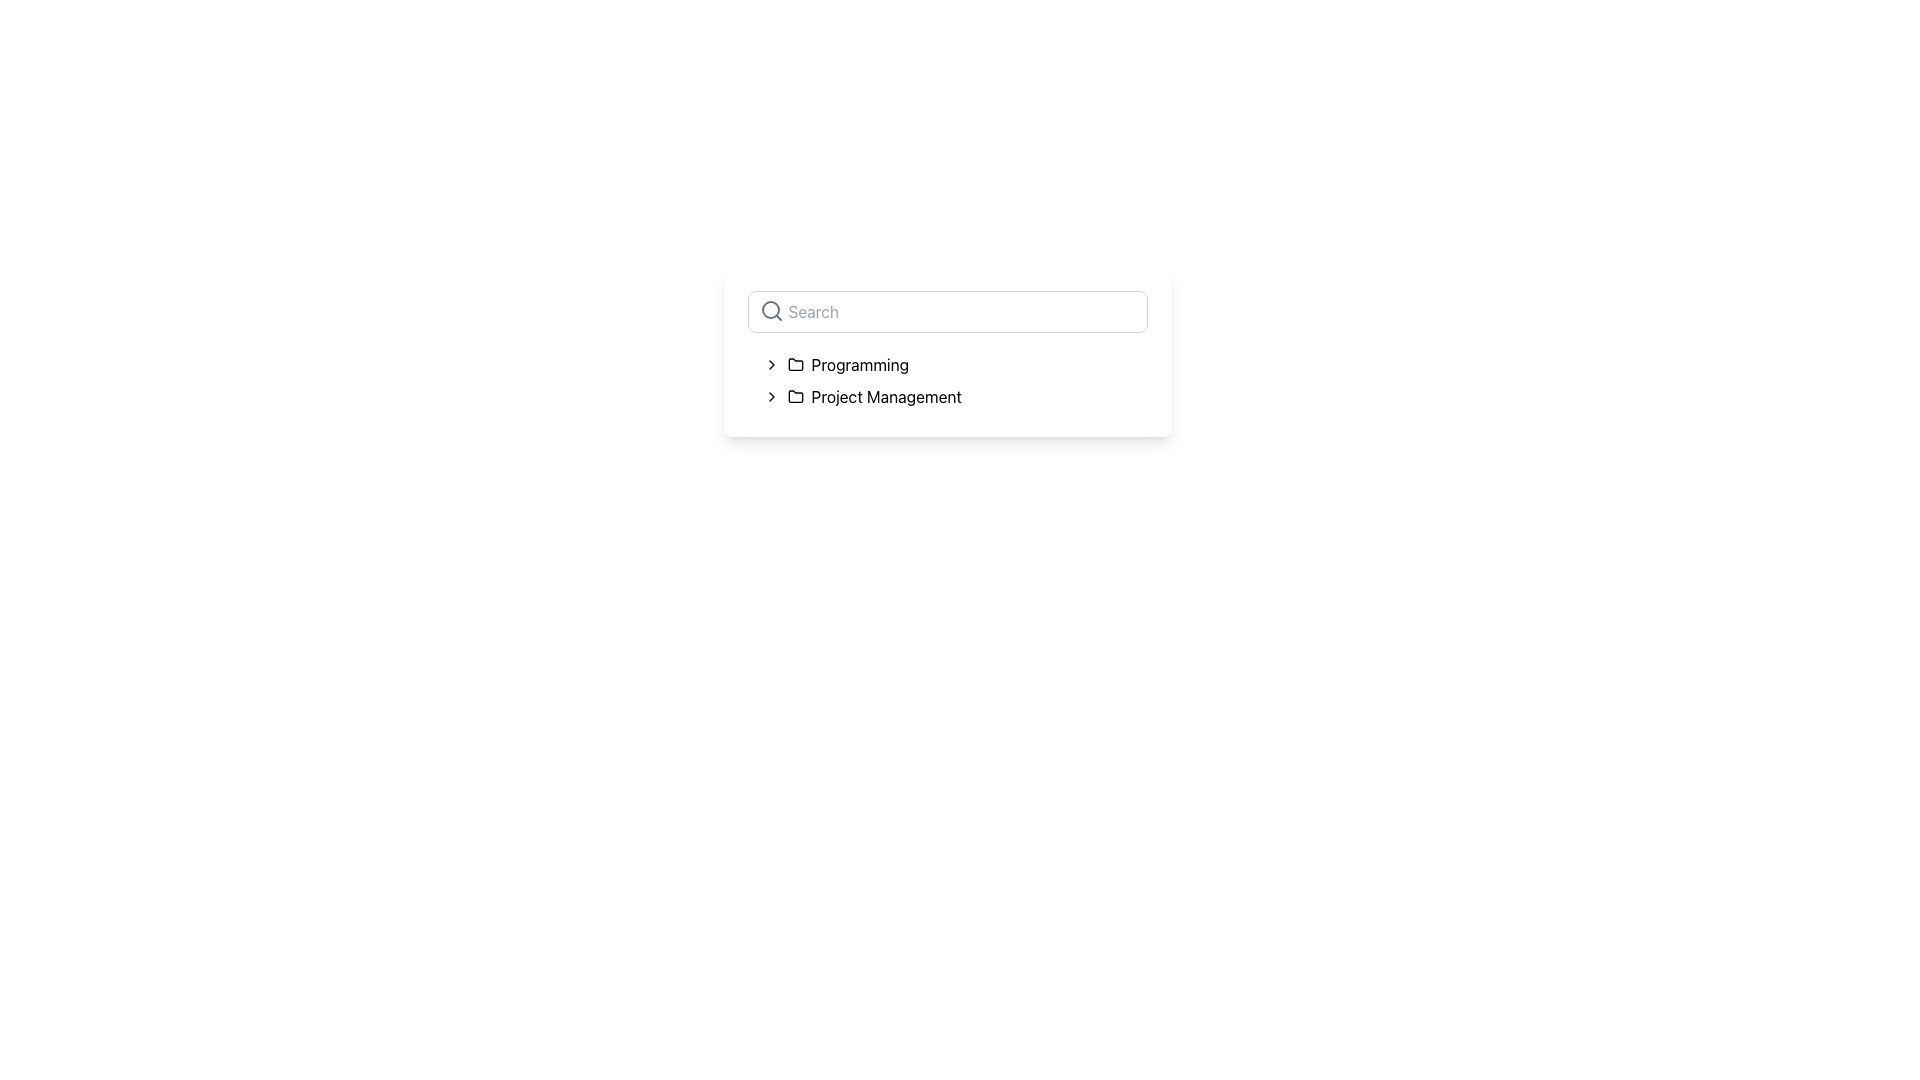  I want to click on the triangular right-facing arrow button located adjacent to the text 'Programming', so click(770, 365).